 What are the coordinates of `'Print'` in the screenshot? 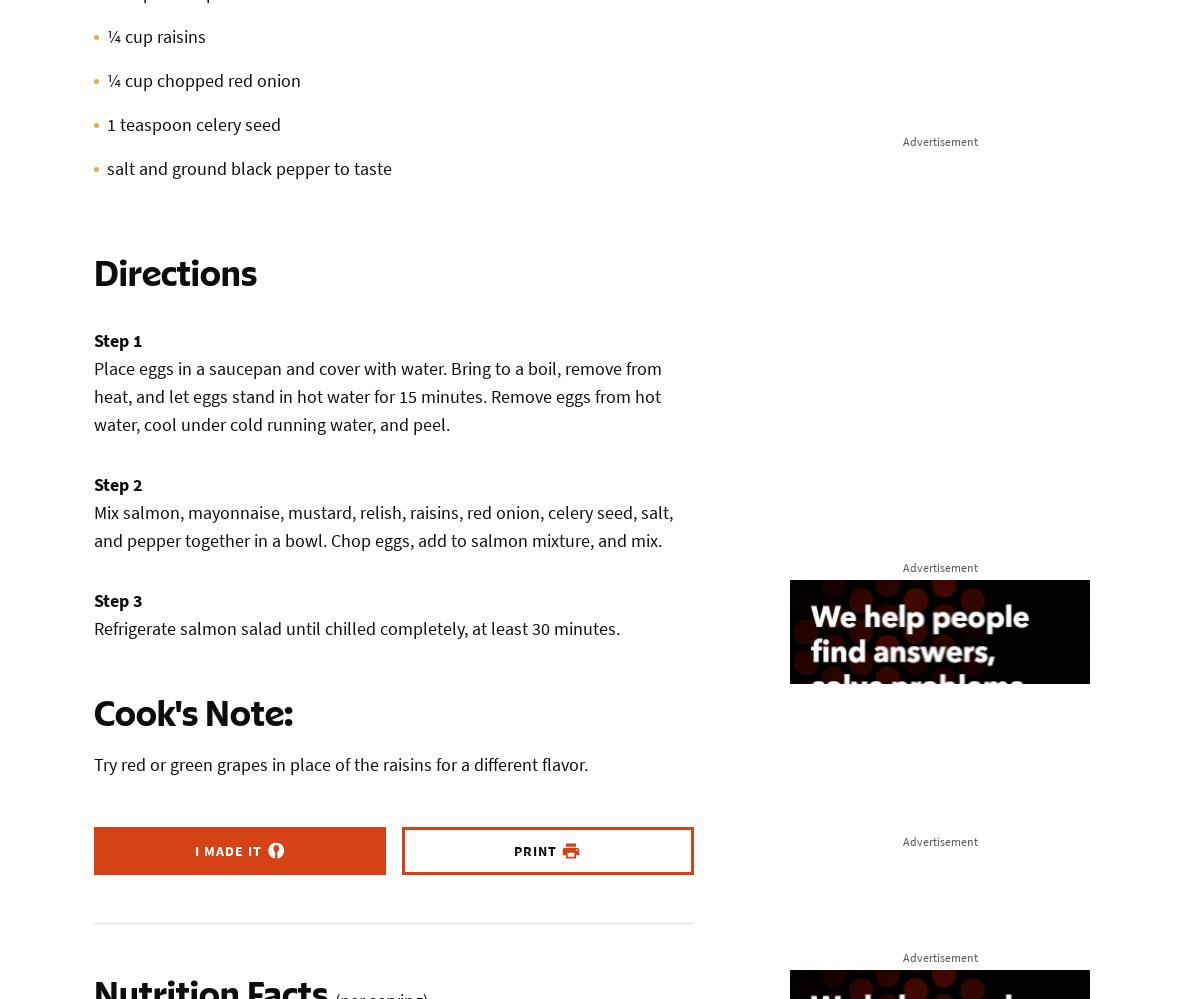 It's located at (512, 850).